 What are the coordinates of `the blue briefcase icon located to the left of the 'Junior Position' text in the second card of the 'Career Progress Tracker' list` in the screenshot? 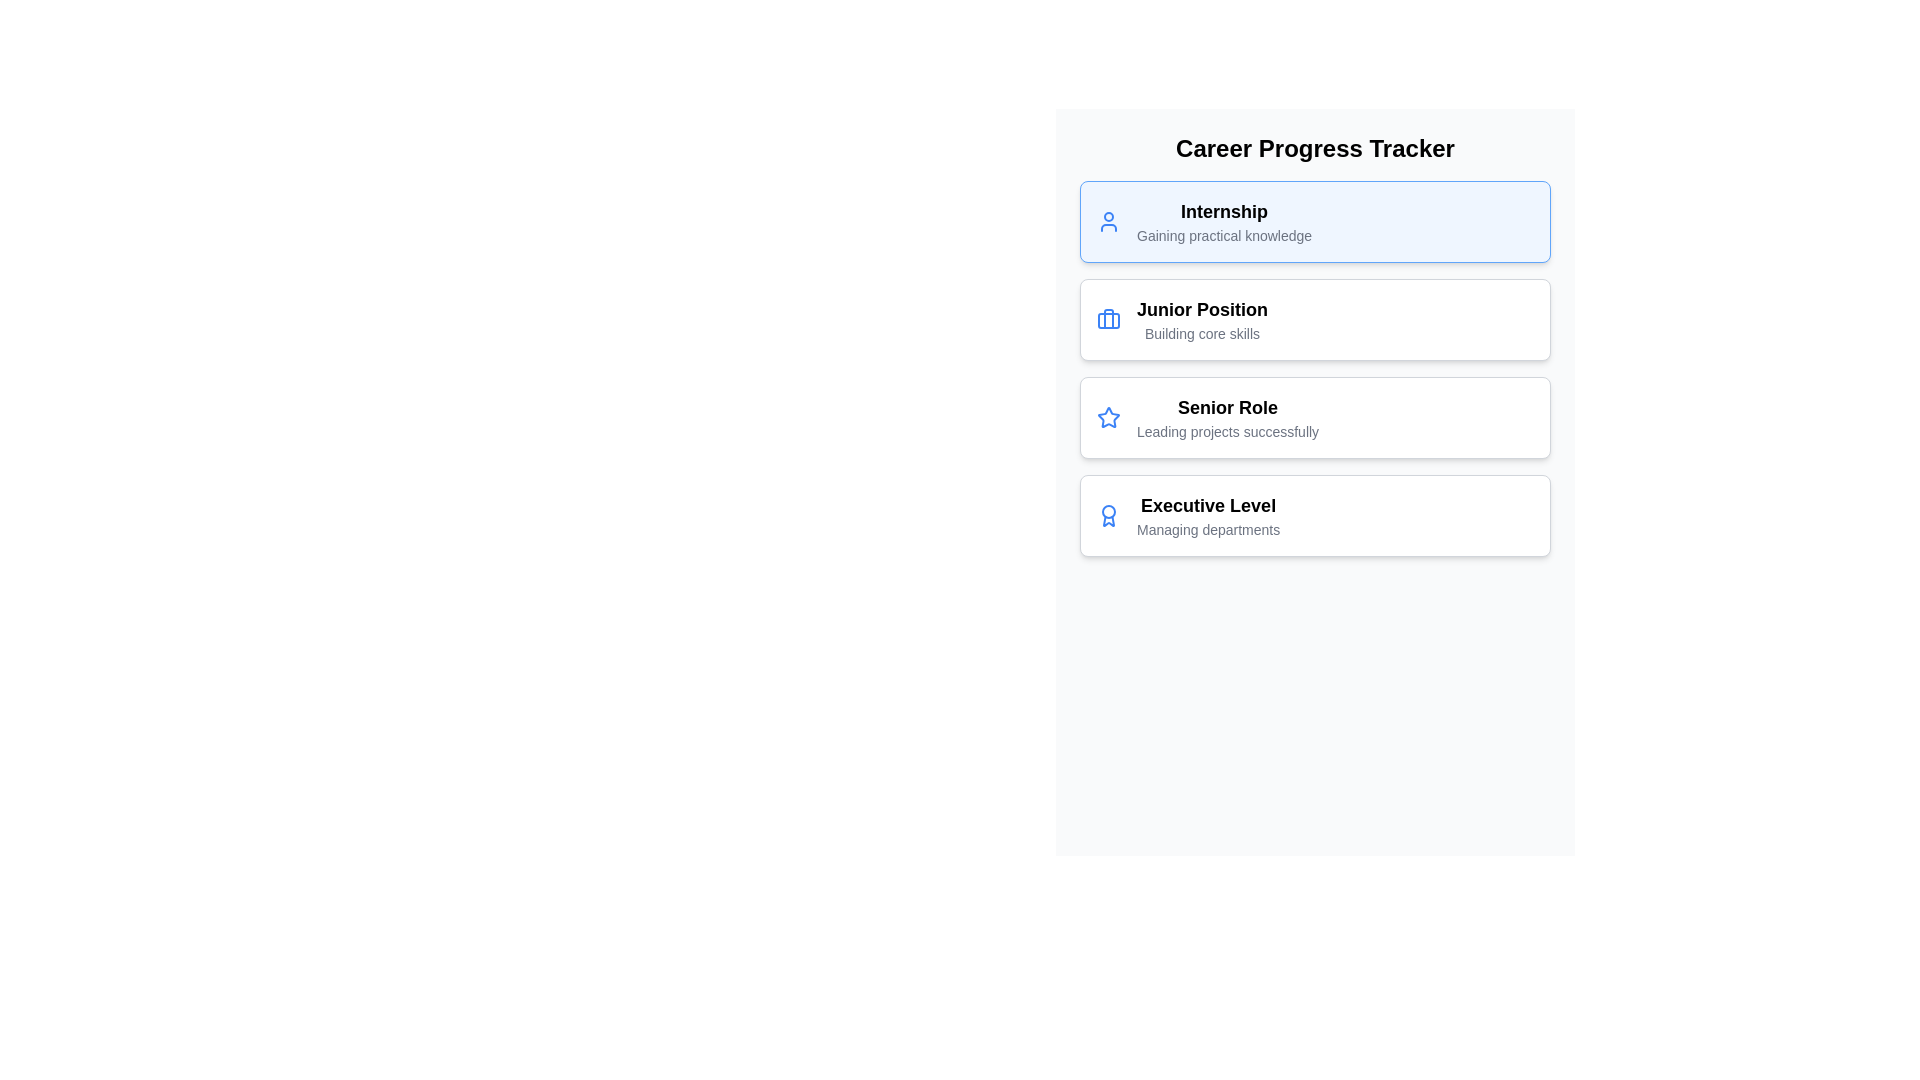 It's located at (1107, 319).